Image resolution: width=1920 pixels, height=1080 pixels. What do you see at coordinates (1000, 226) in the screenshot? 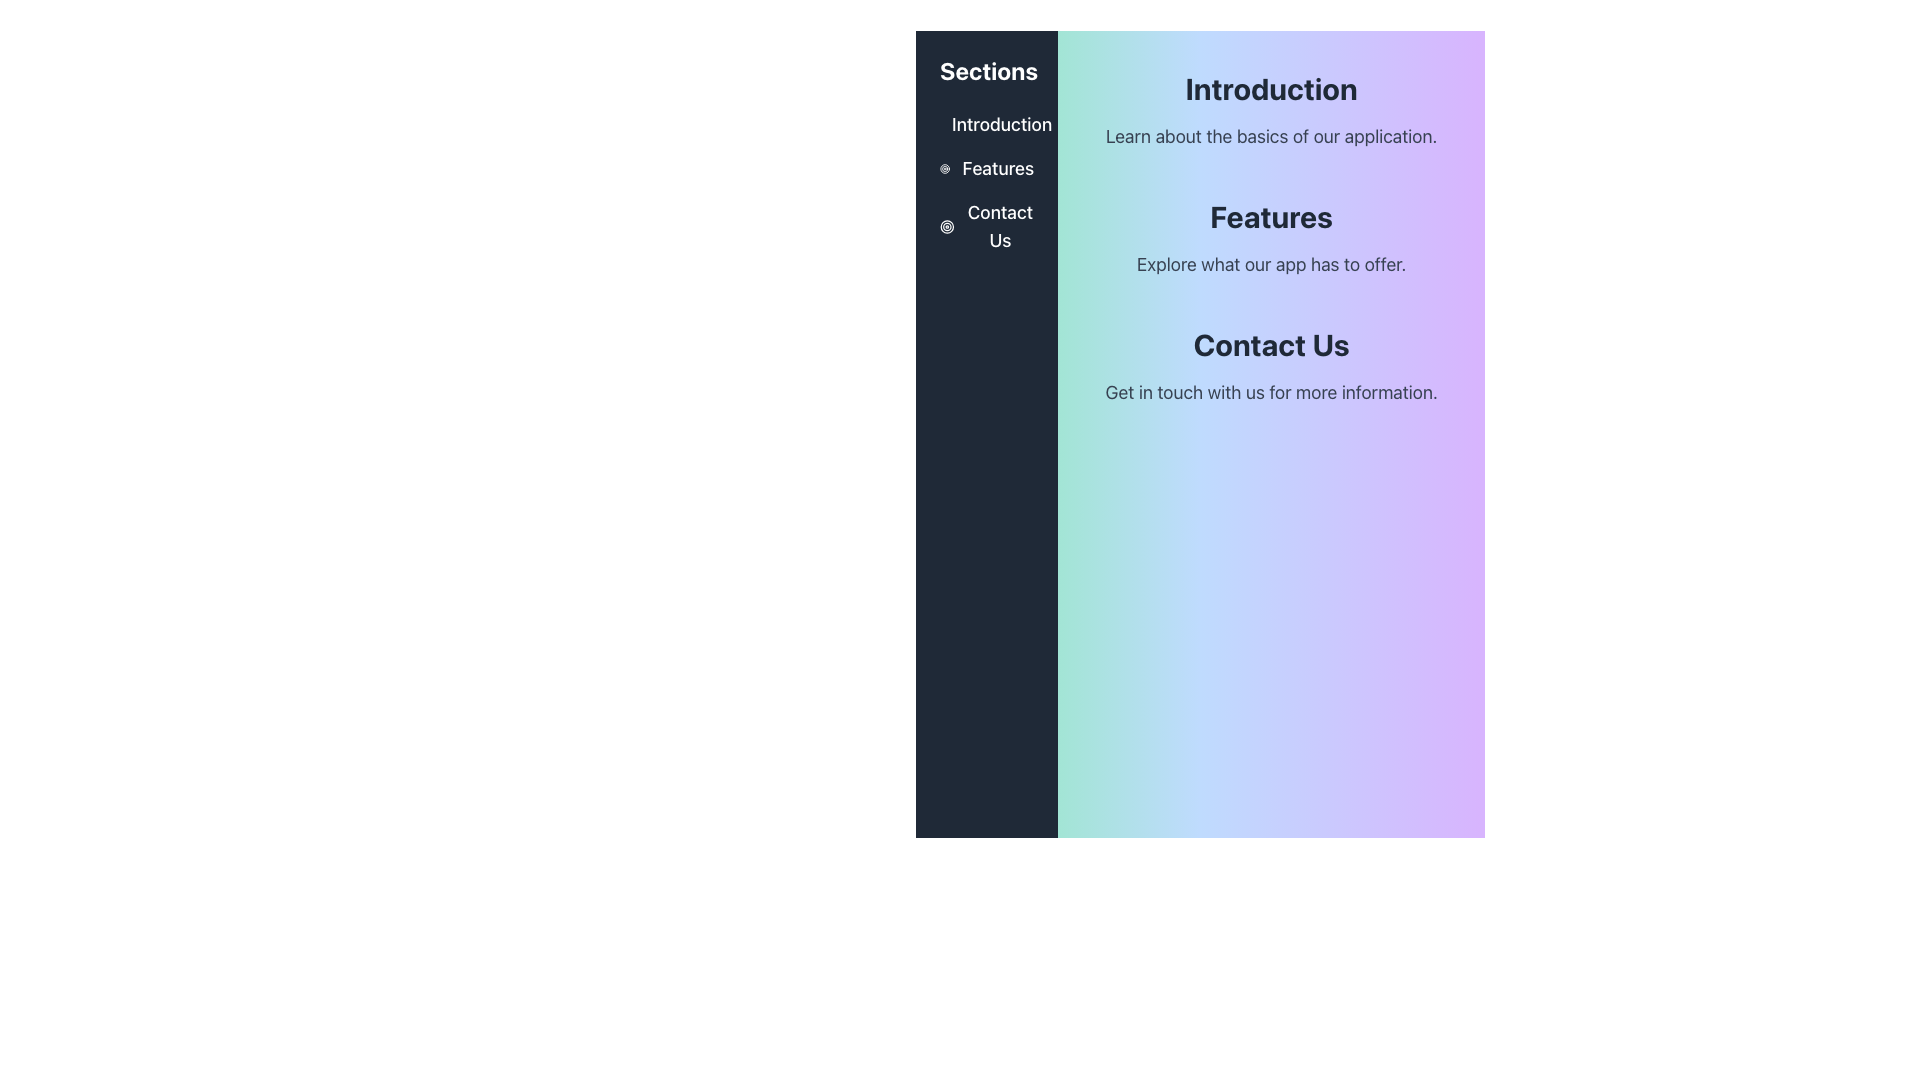
I see `the 'Contact Us' text link in the sidebar menu to activate the underline hover effect` at bounding box center [1000, 226].